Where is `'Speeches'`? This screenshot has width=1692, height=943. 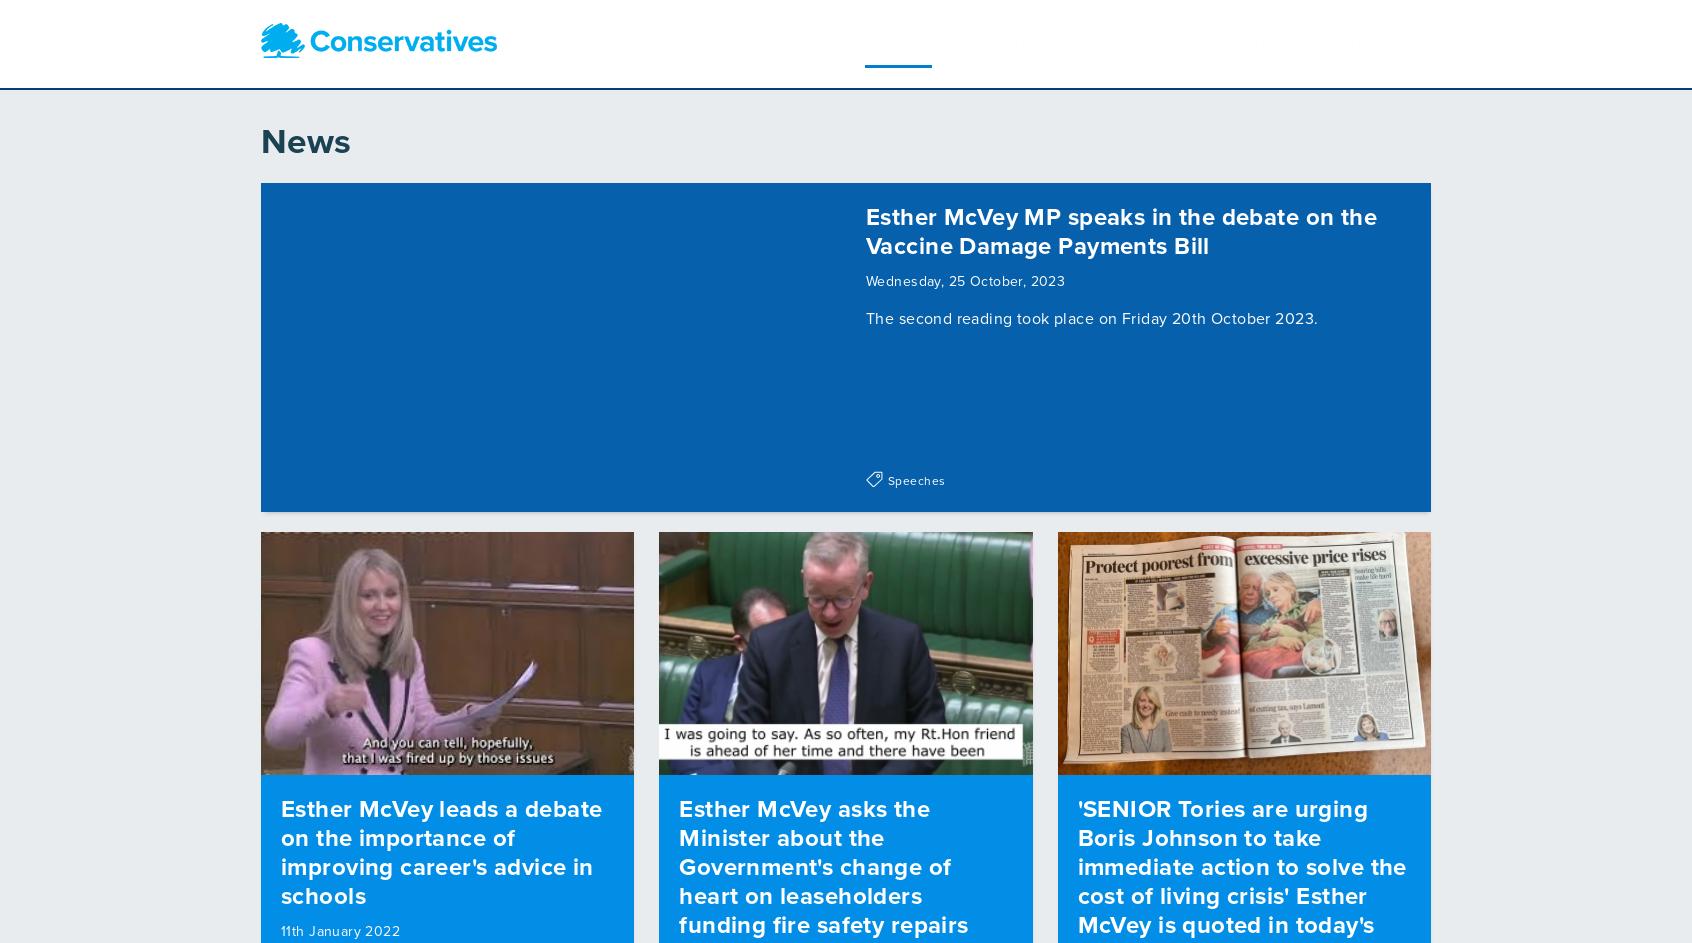 'Speeches' is located at coordinates (915, 473).